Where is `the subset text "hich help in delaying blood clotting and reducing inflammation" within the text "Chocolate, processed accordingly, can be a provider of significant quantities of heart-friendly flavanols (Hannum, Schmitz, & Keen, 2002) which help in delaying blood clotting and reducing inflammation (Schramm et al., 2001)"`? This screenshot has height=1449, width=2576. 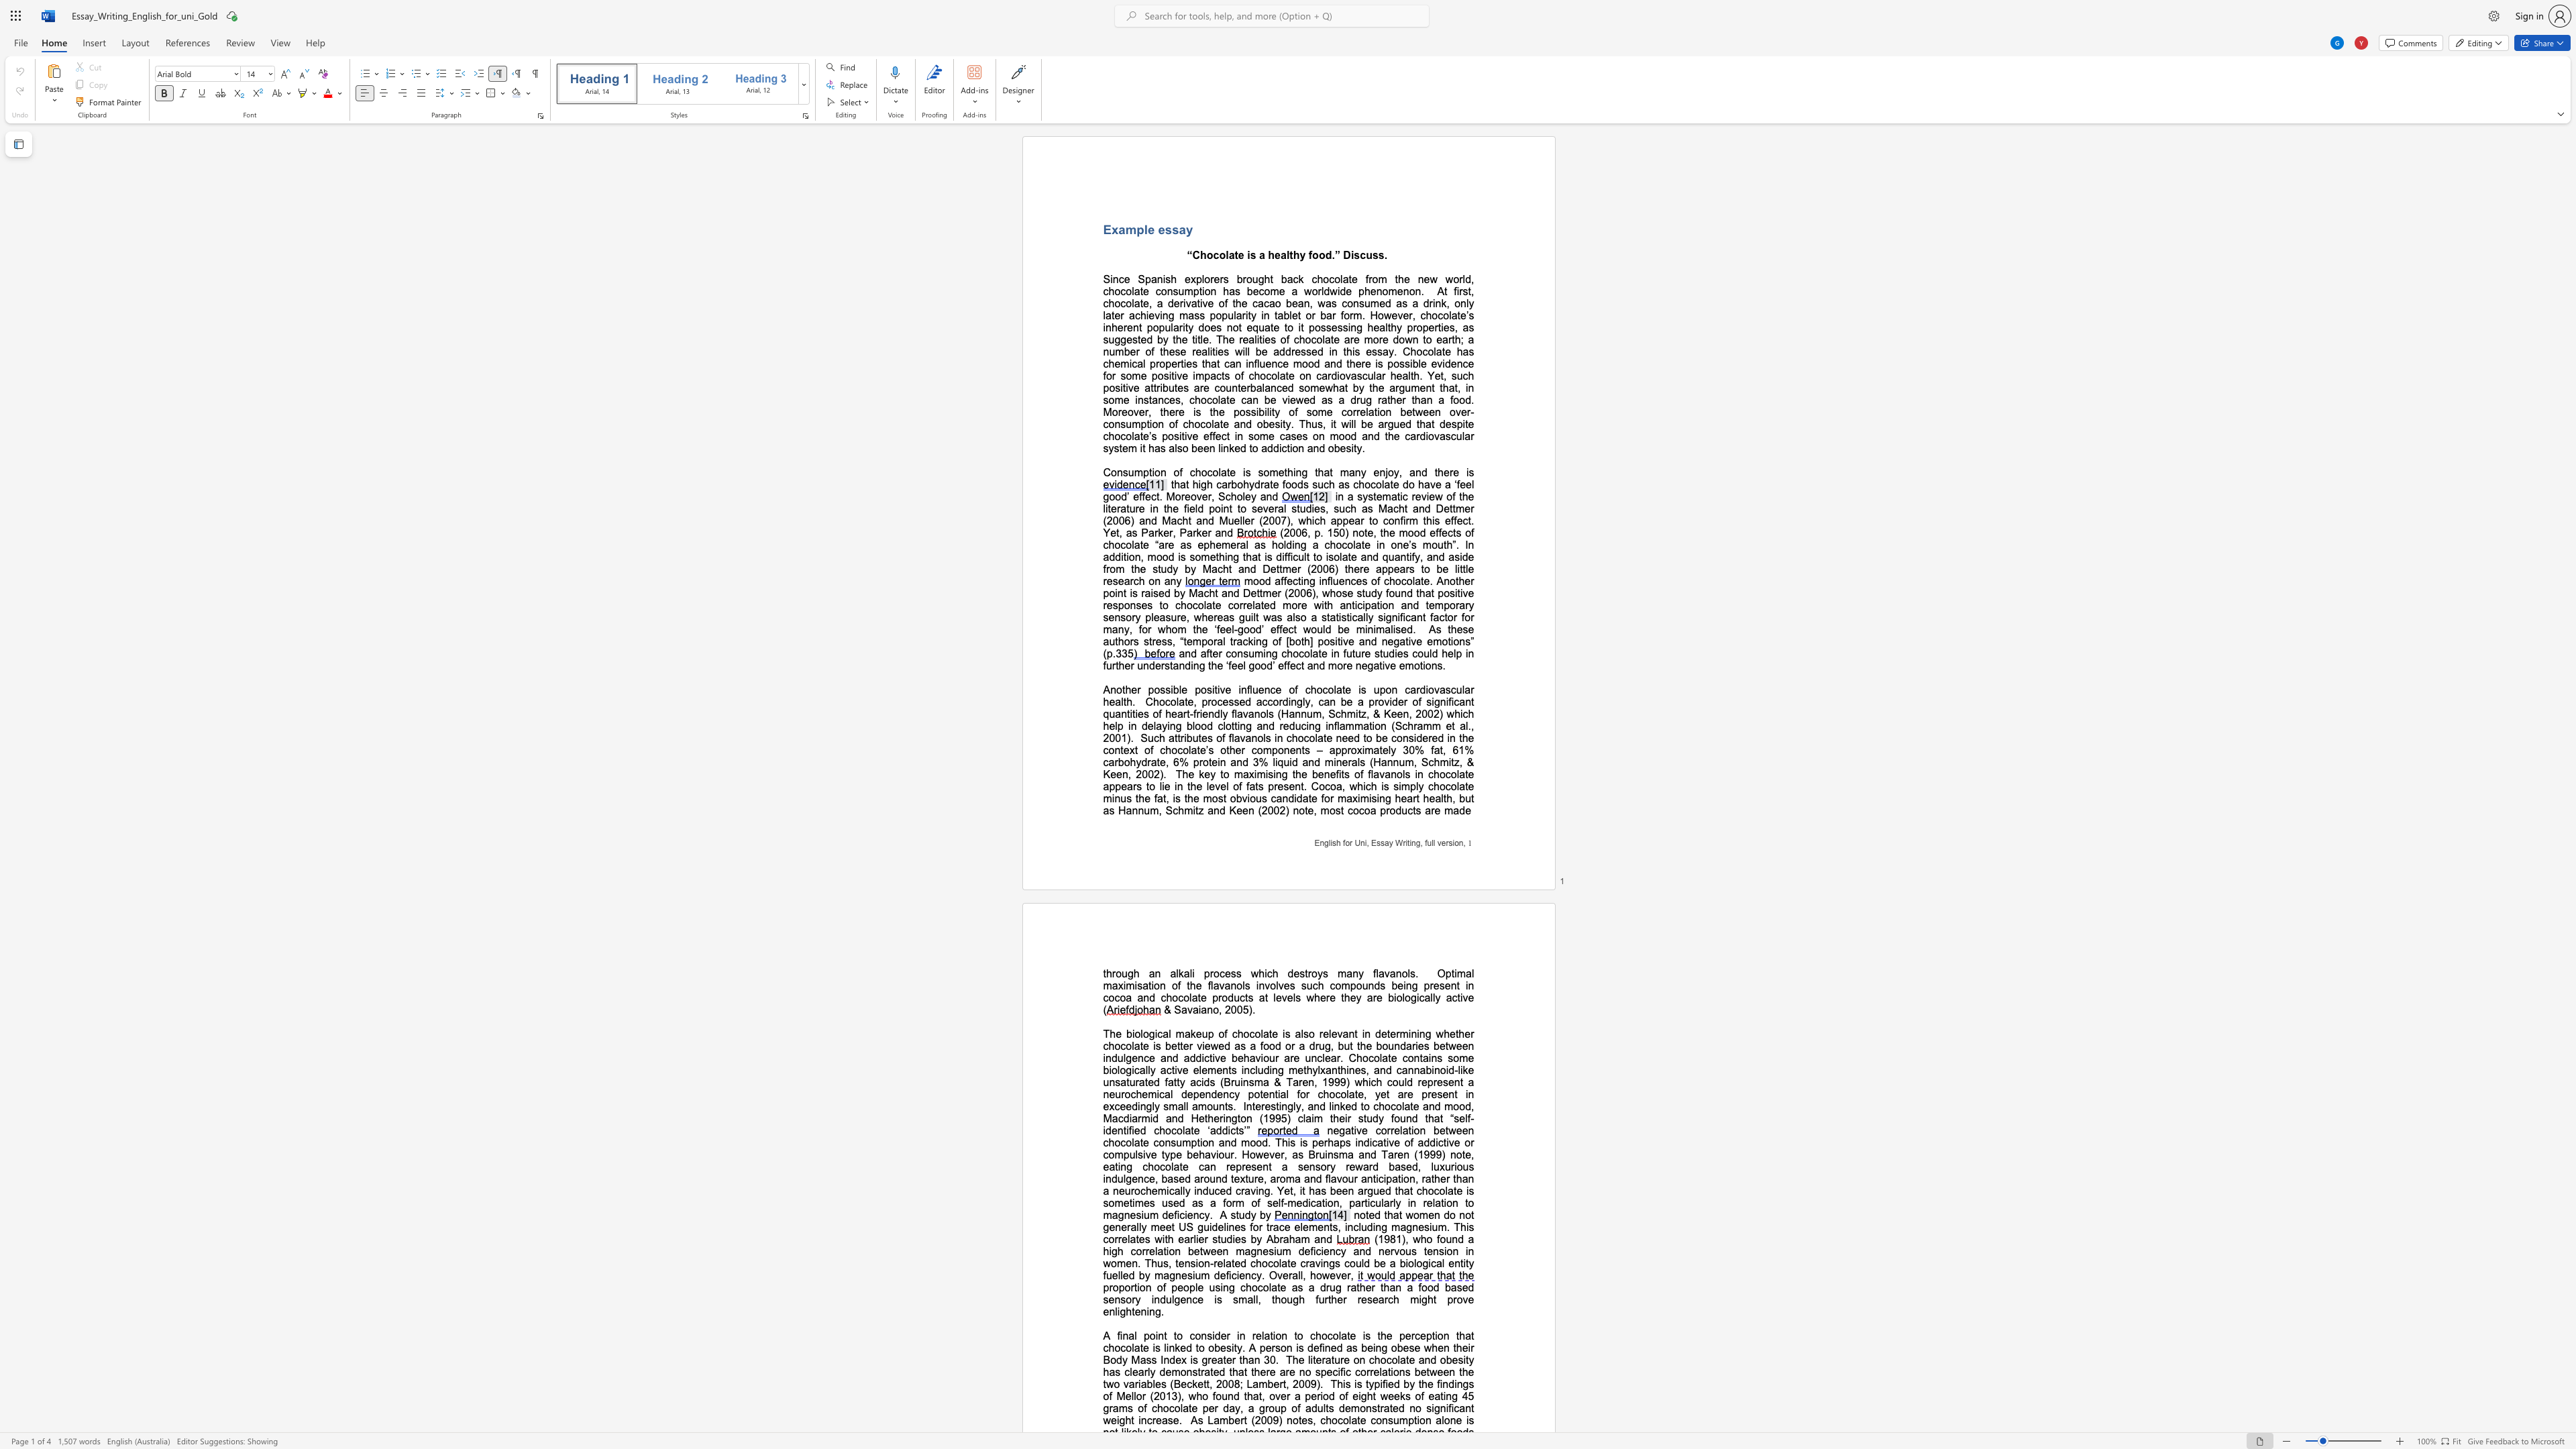 the subset text "hich help in delaying blood clotting and reducing inflammation" within the text "Chocolate, processed accordingly, can be a provider of significant quantities of heart-friendly flavanols (Hannum, Schmitz, & Keen, 2002) which help in delaying blood clotting and reducing inflammation (Schramm et al., 2001)" is located at coordinates (1453, 714).